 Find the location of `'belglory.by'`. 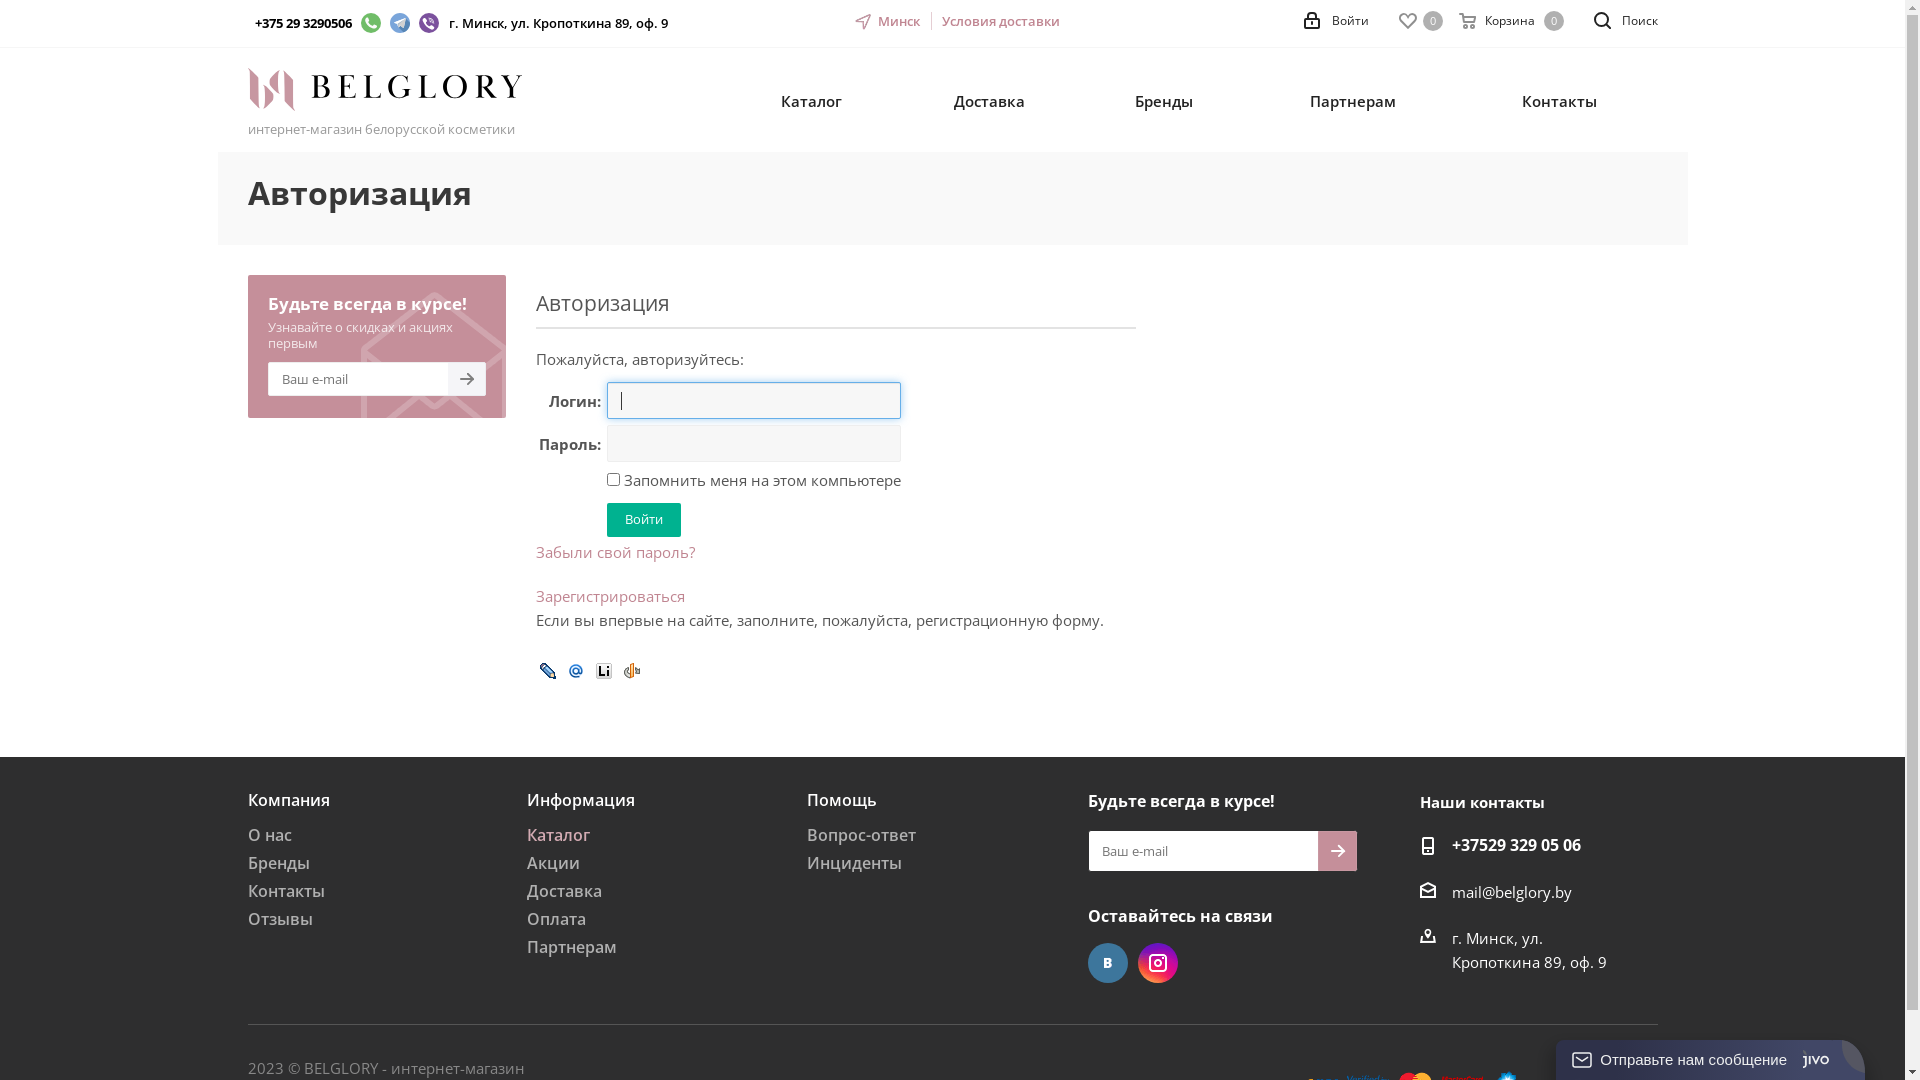

'belglory.by' is located at coordinates (247, 88).